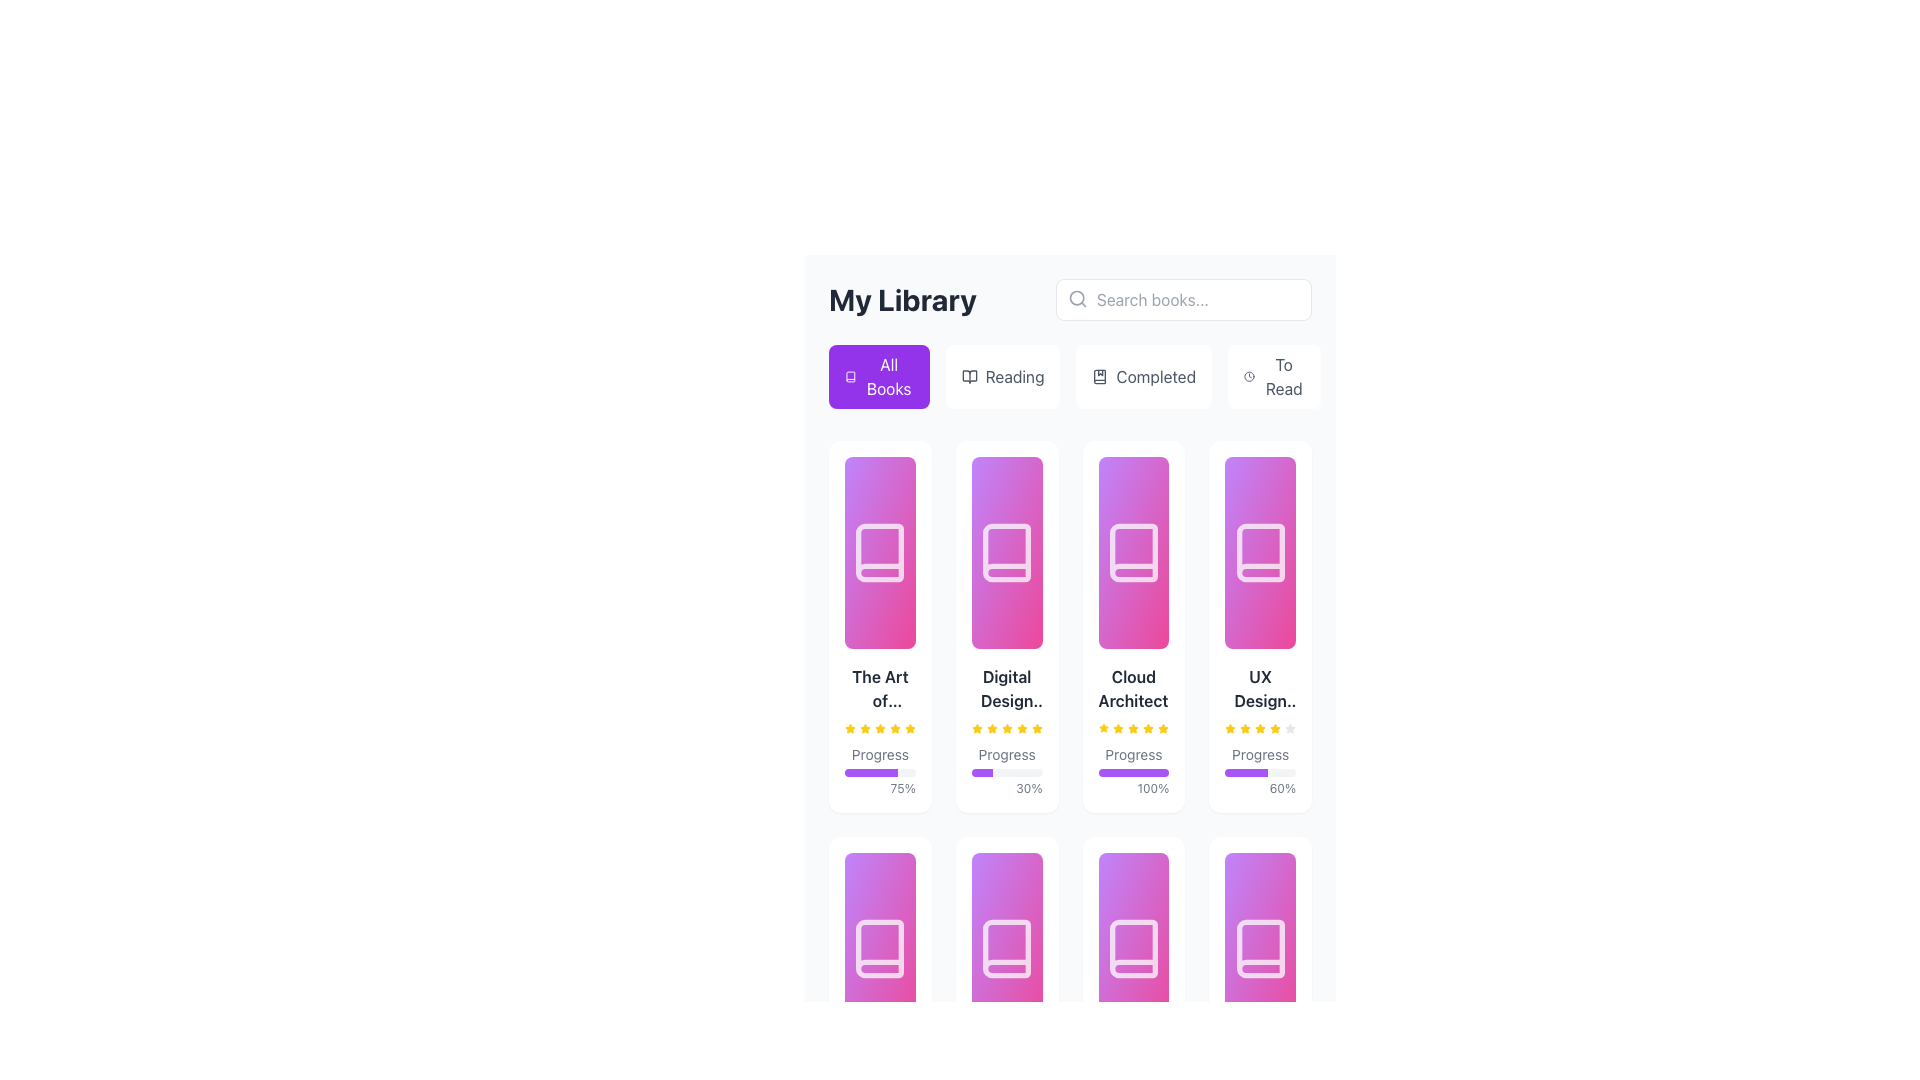 The image size is (1920, 1080). Describe the element at coordinates (894, 728) in the screenshot. I see `the fifth rating star for the book titled 'The Art of...' in the 'My Library' section` at that location.